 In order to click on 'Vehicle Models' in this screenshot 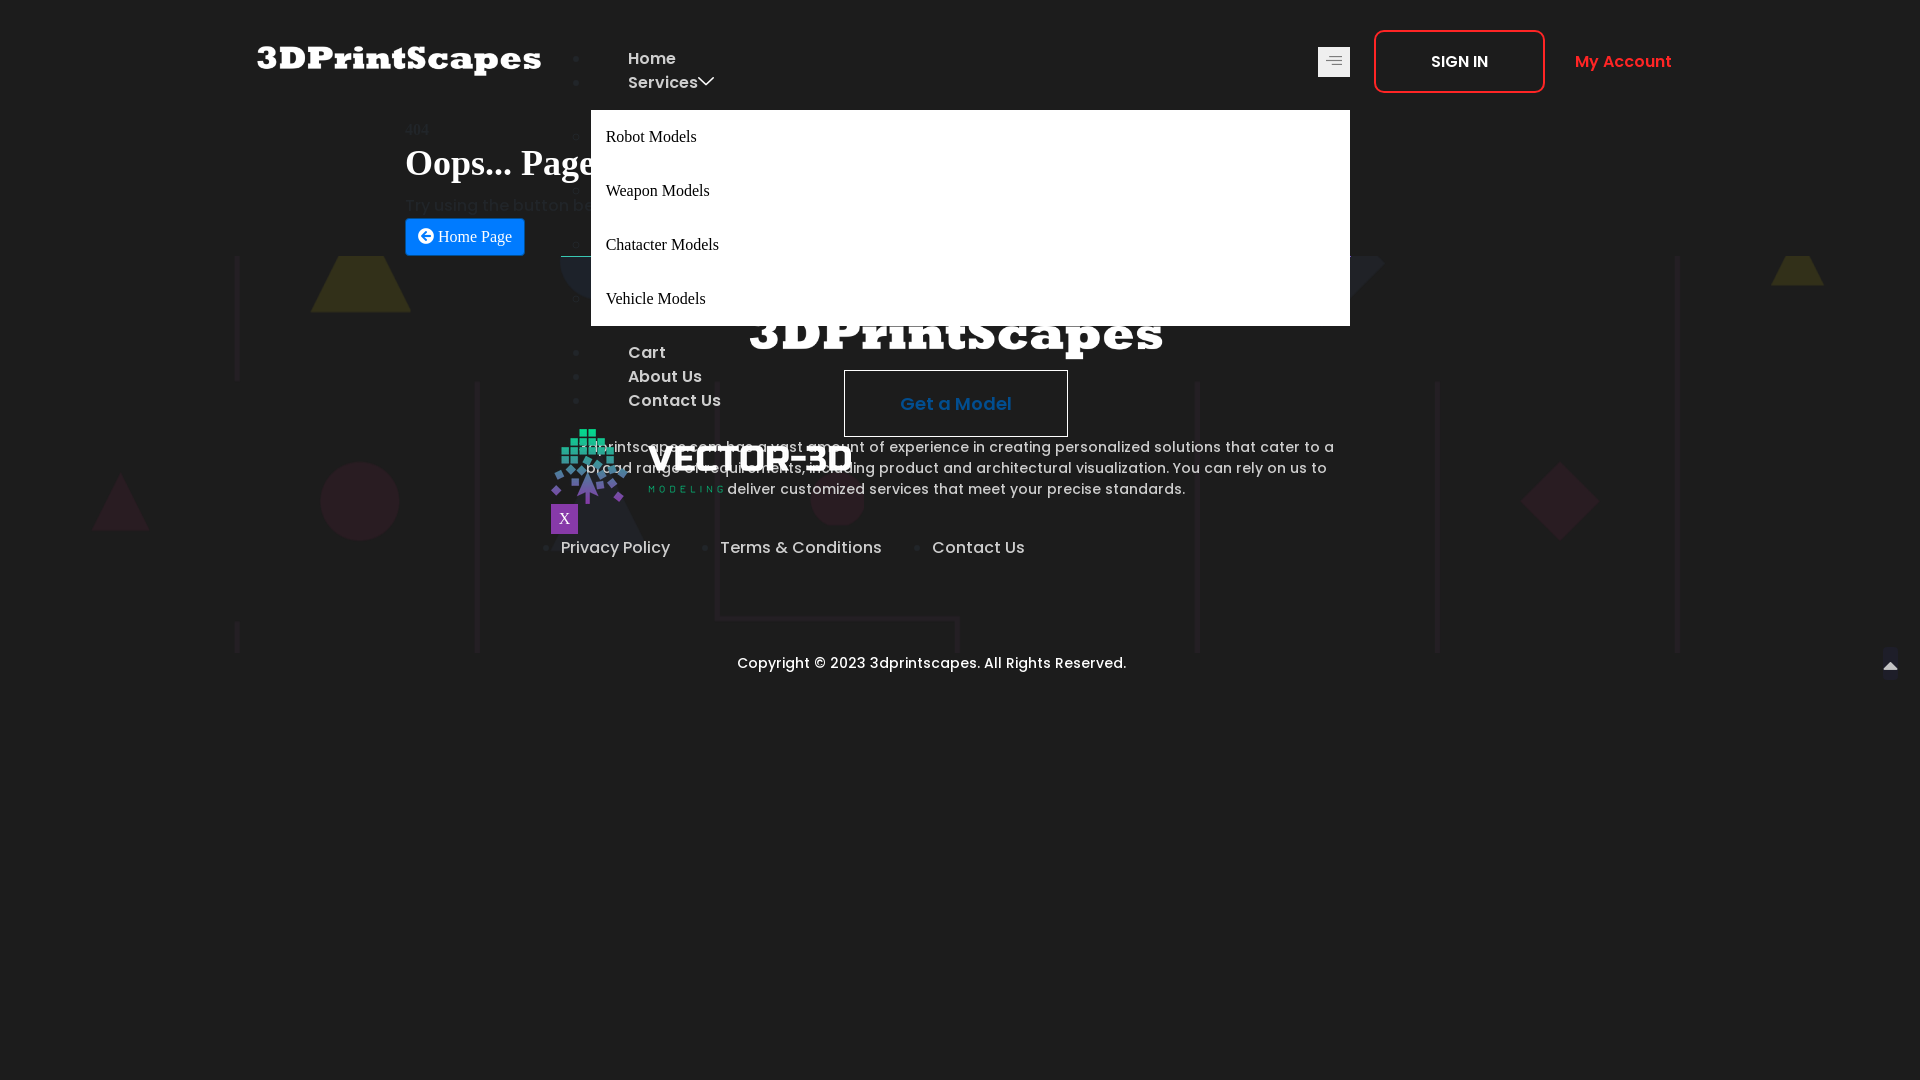, I will do `click(589, 299)`.